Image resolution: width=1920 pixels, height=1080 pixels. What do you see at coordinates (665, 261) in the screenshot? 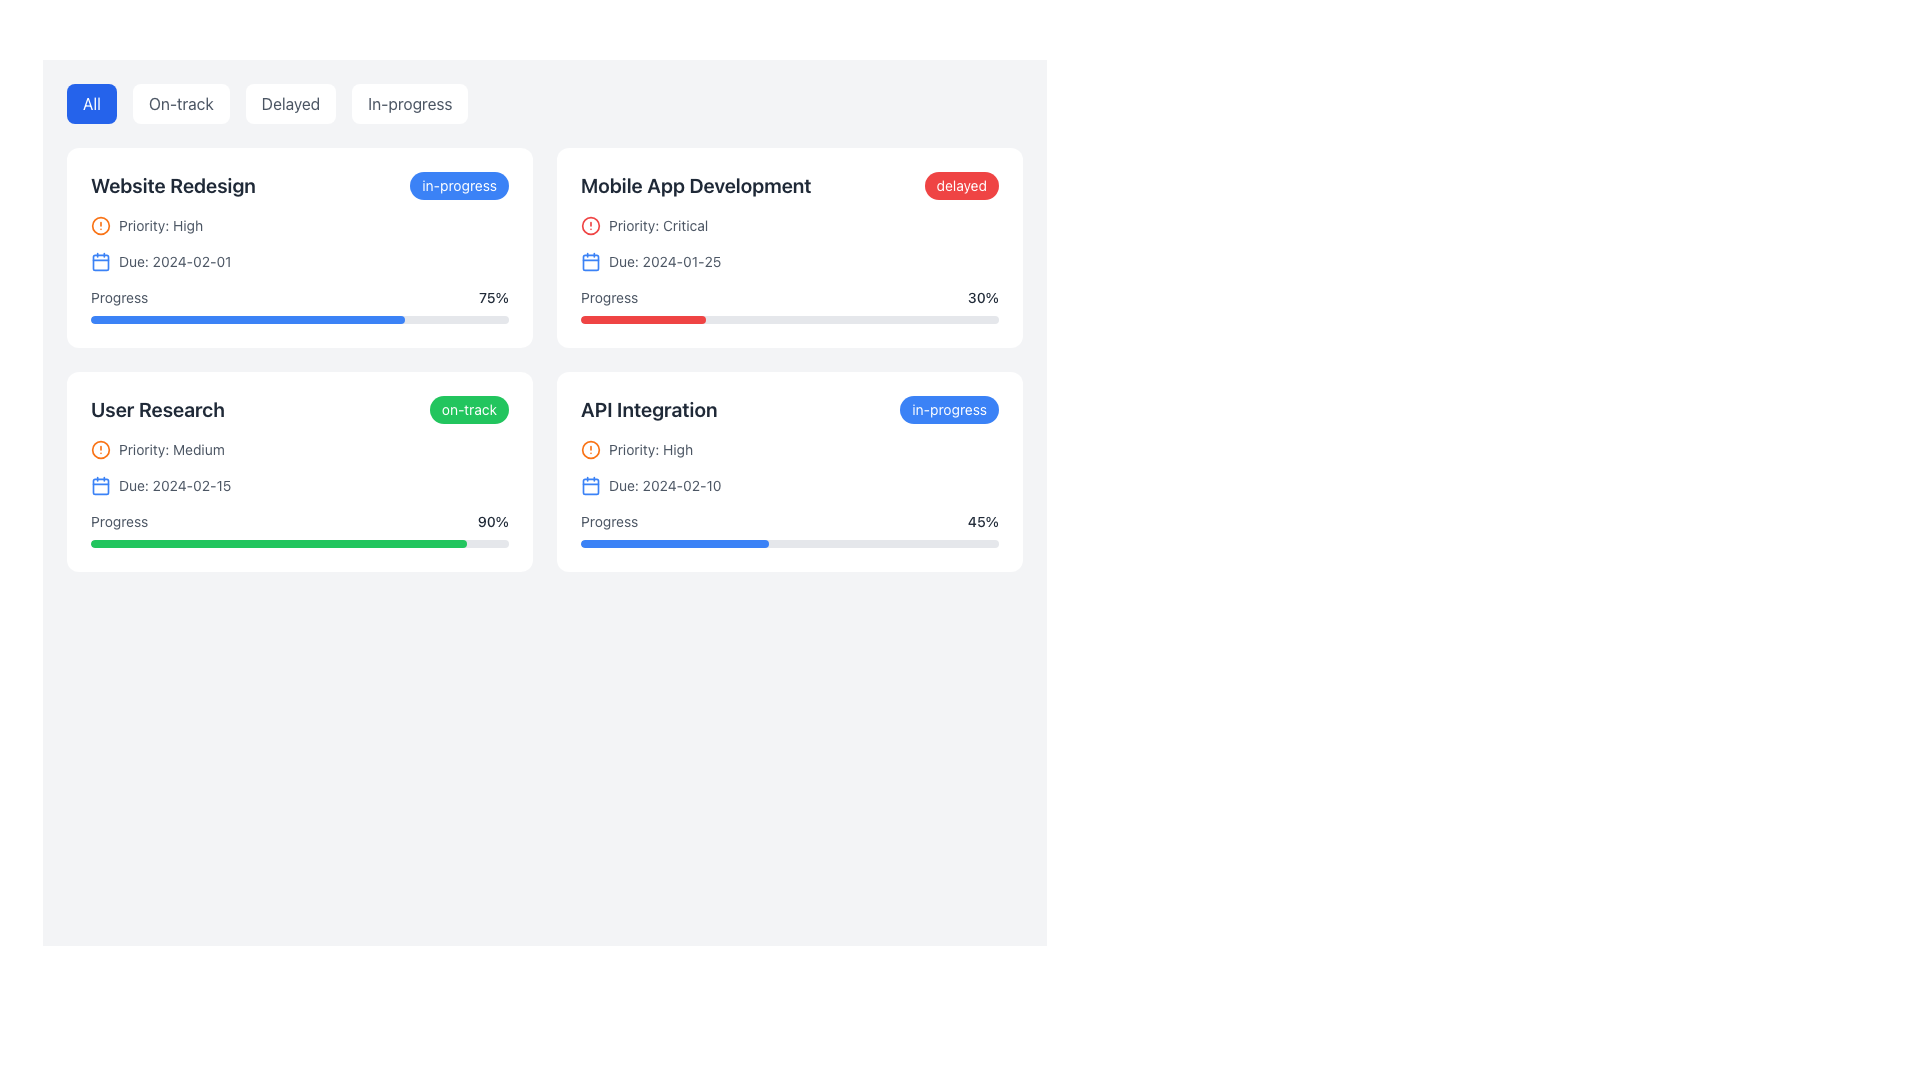
I see `the Text label displaying 'Due: 2024-01-25' located in the 'Mobile App Development' section, positioned above the progress bar and beside a calendar icon` at bounding box center [665, 261].